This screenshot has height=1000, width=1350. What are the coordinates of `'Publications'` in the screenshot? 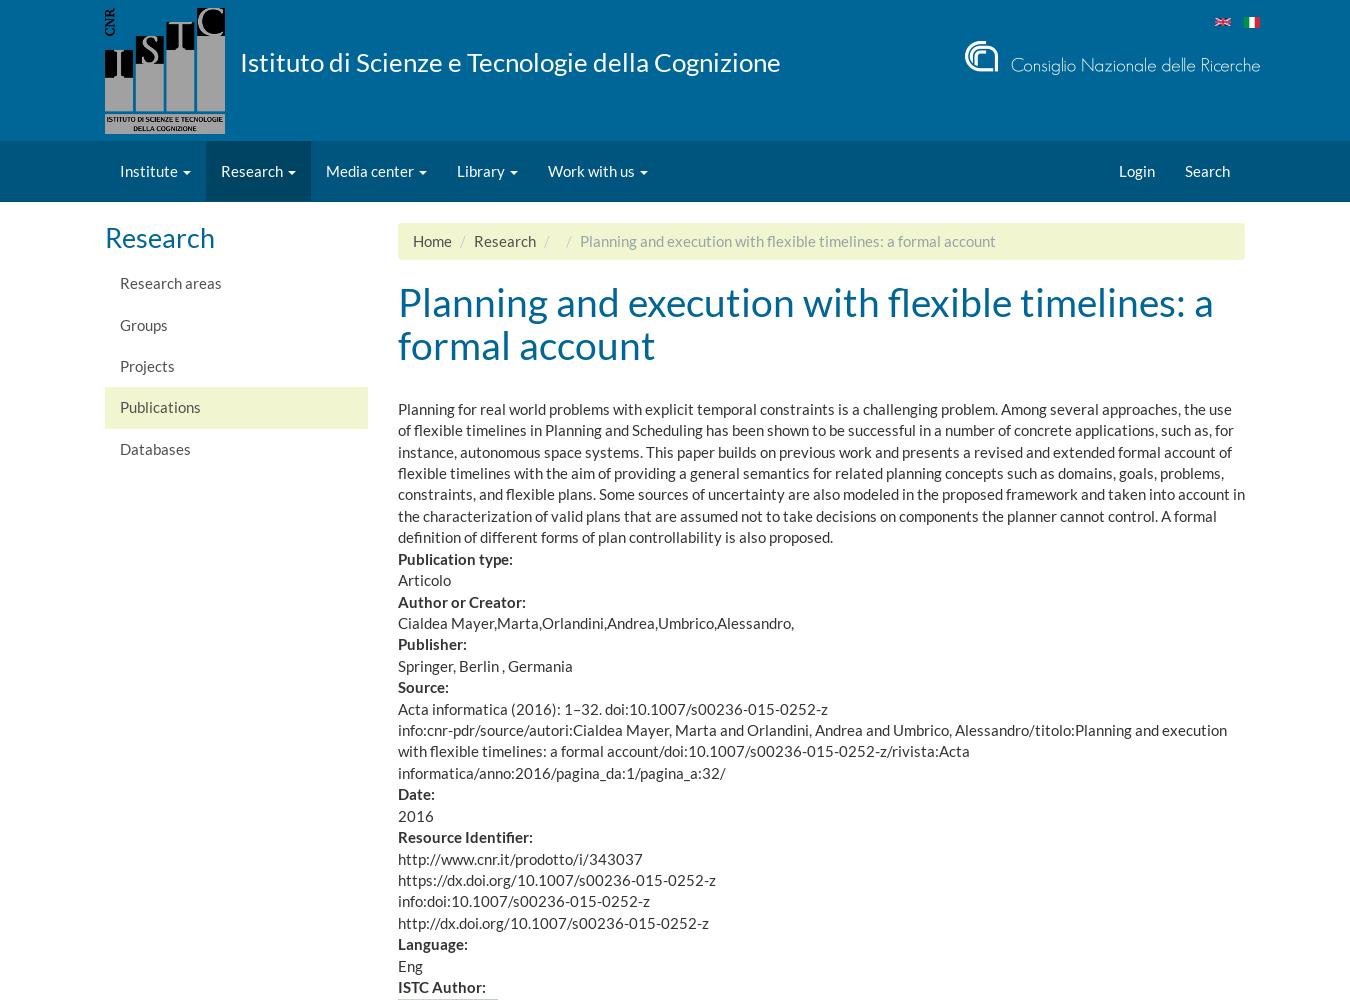 It's located at (160, 407).